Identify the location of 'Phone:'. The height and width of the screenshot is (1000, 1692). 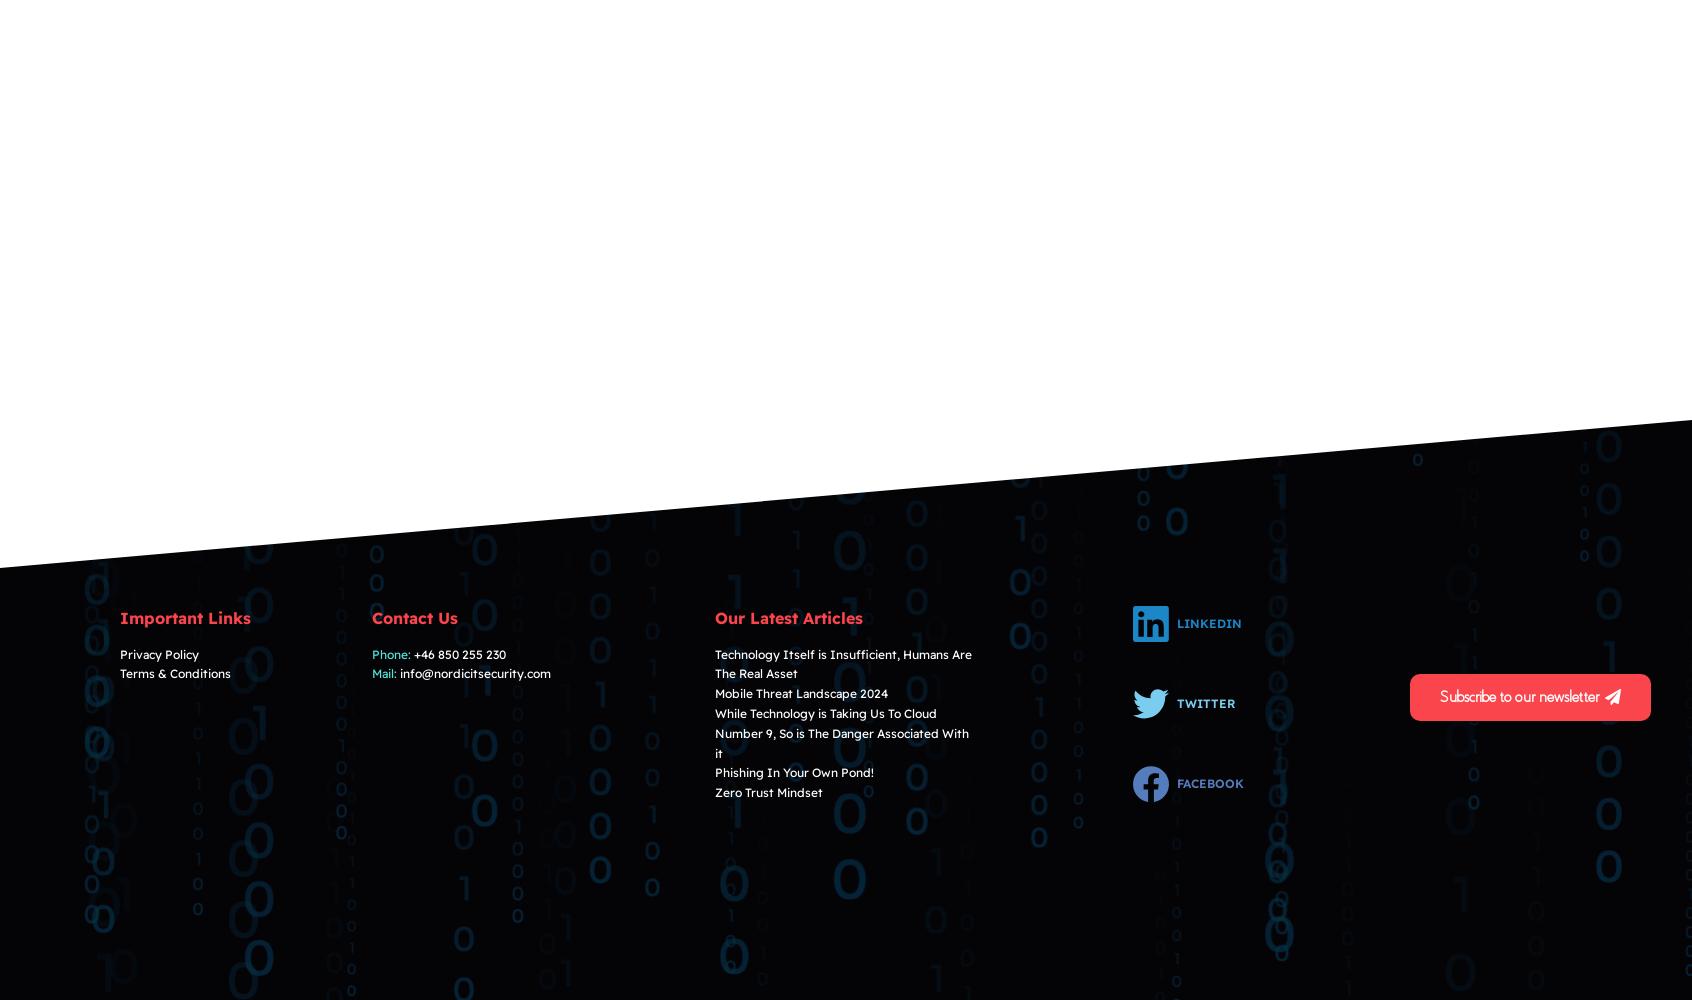
(393, 653).